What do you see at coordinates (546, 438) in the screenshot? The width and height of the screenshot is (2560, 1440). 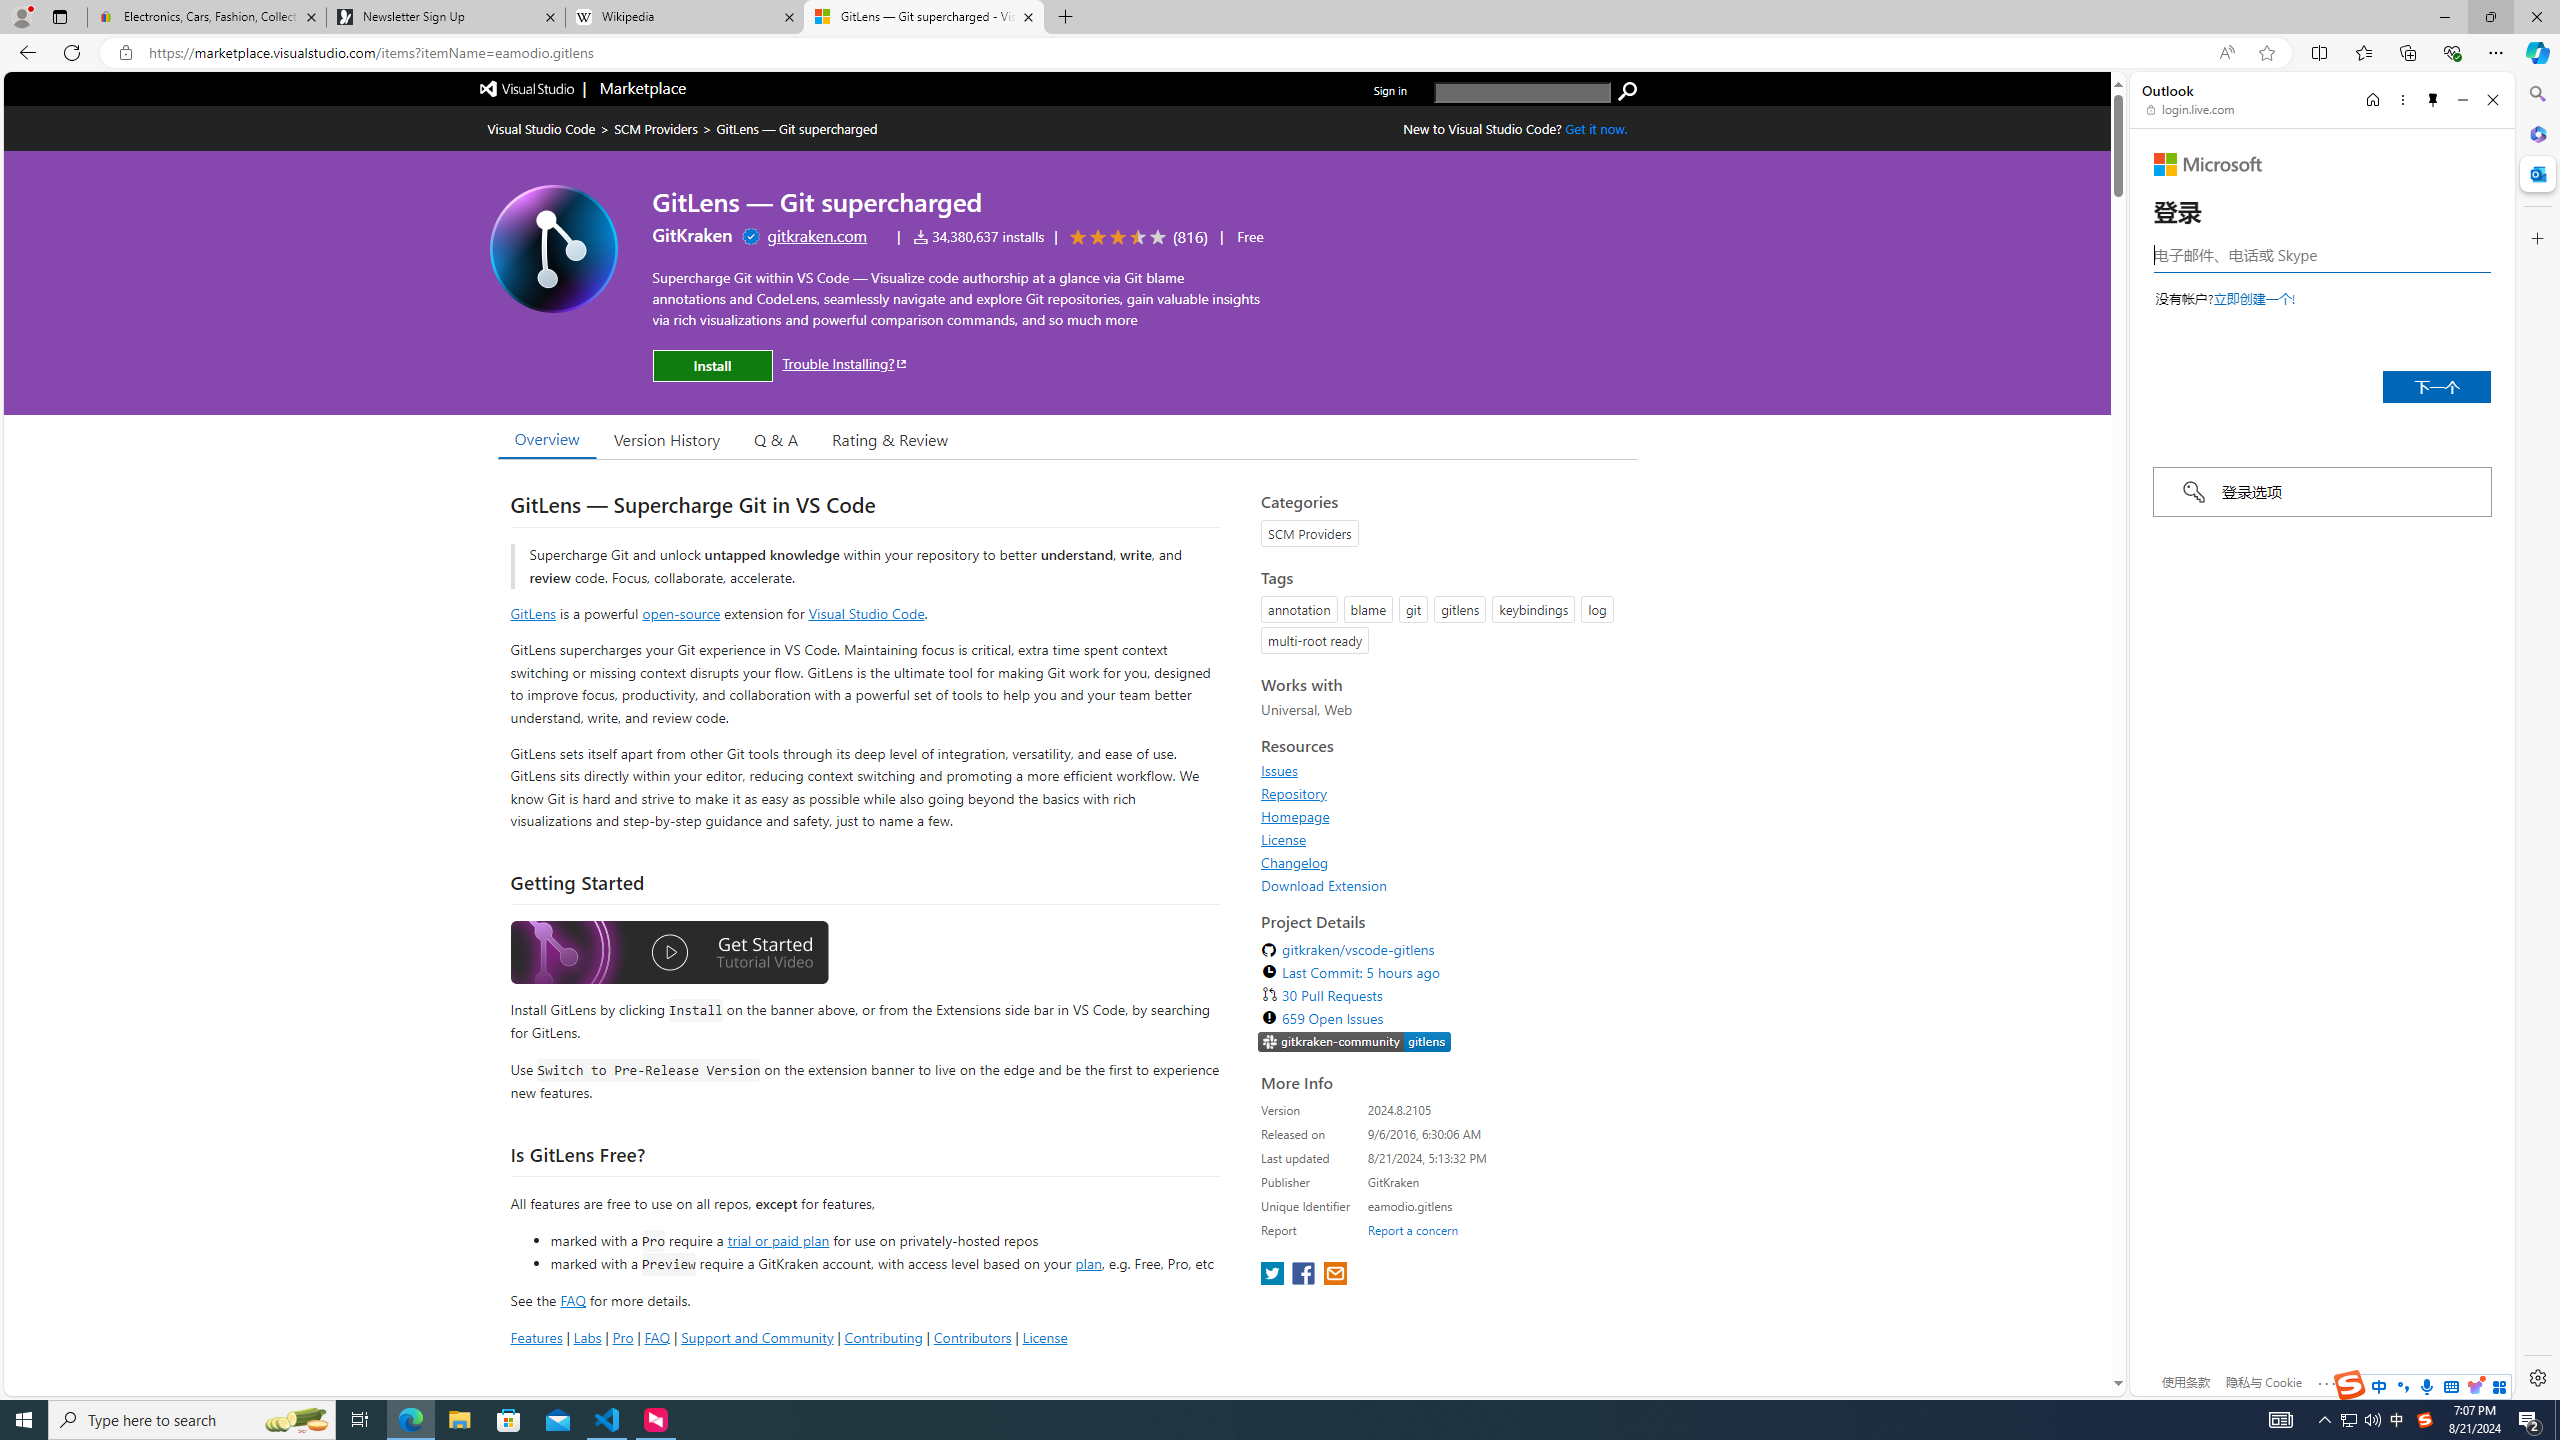 I see `'Overview'` at bounding box center [546, 438].